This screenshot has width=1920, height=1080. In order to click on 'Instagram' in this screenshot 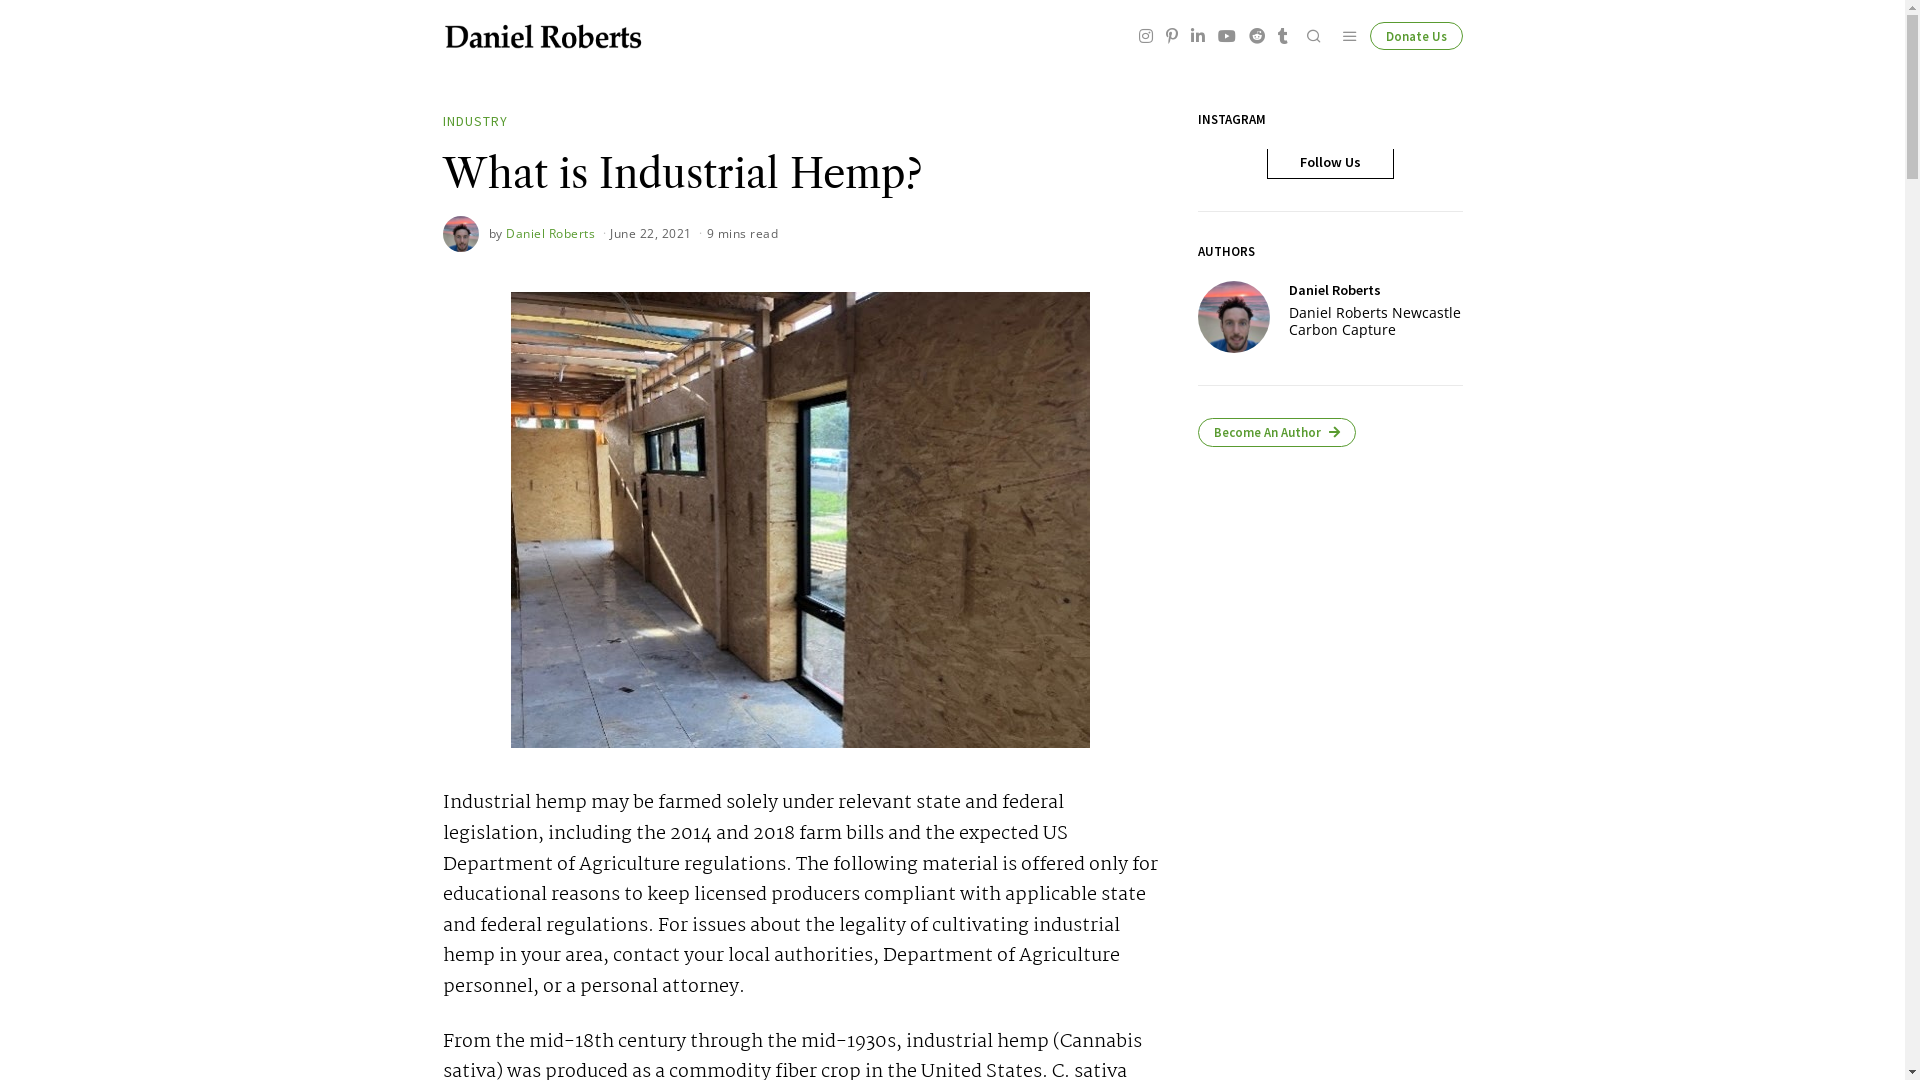, I will do `click(1146, 35)`.